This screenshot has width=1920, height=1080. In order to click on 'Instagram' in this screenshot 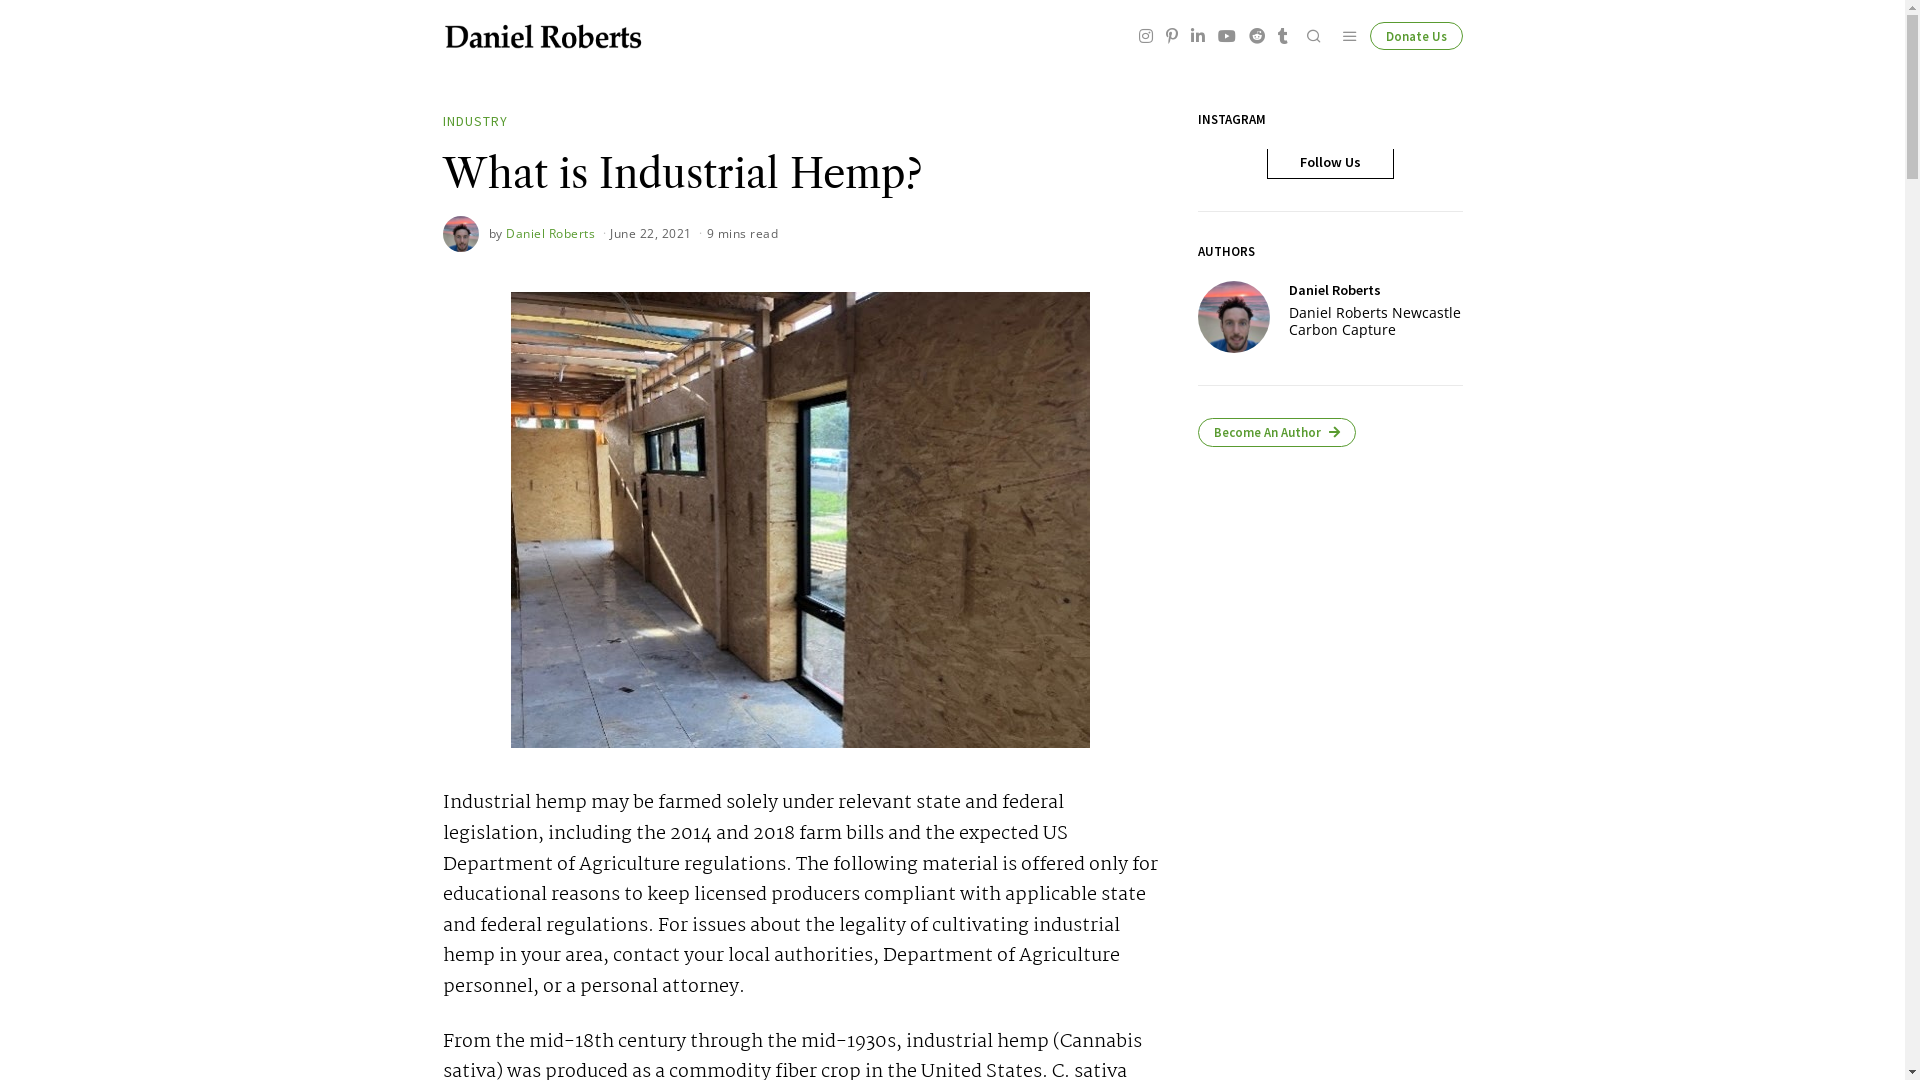, I will do `click(1146, 35)`.